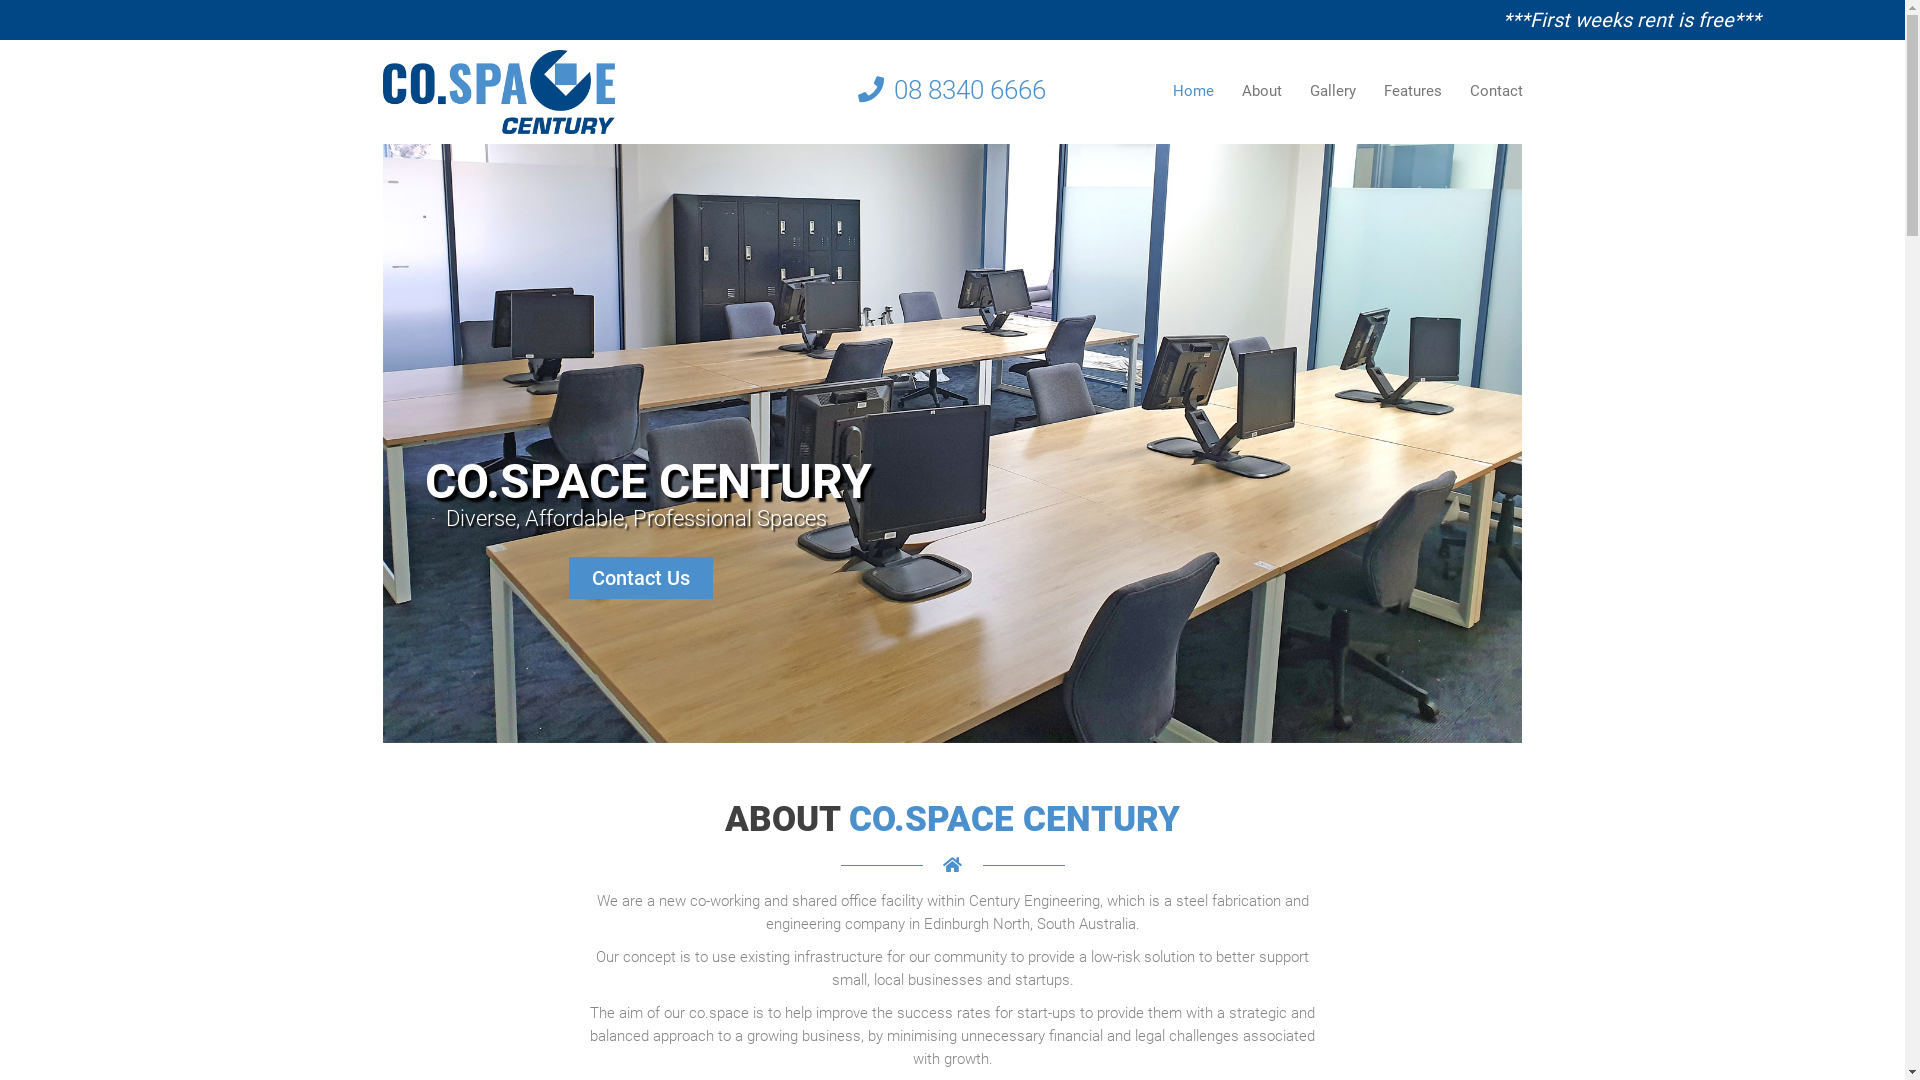 The image size is (1920, 1080). Describe the element at coordinates (638, 578) in the screenshot. I see `'Contact Us'` at that location.